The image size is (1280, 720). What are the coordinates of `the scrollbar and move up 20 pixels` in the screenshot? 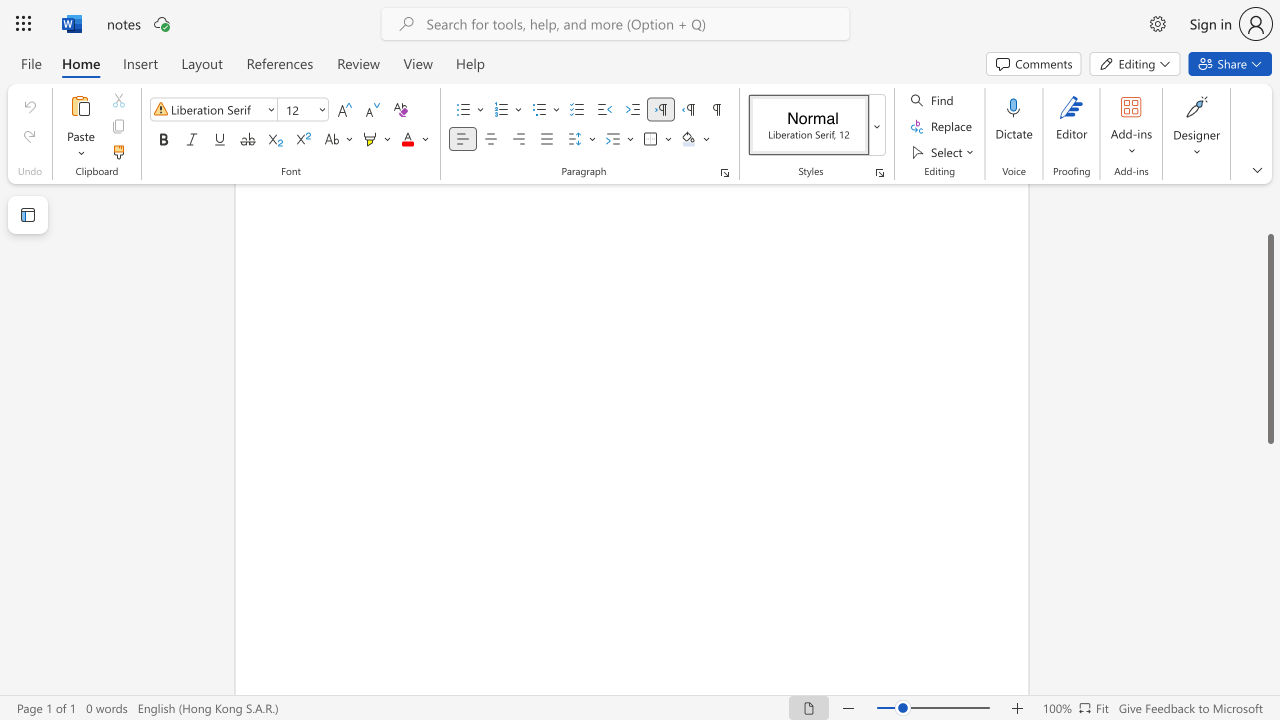 It's located at (1269, 338).